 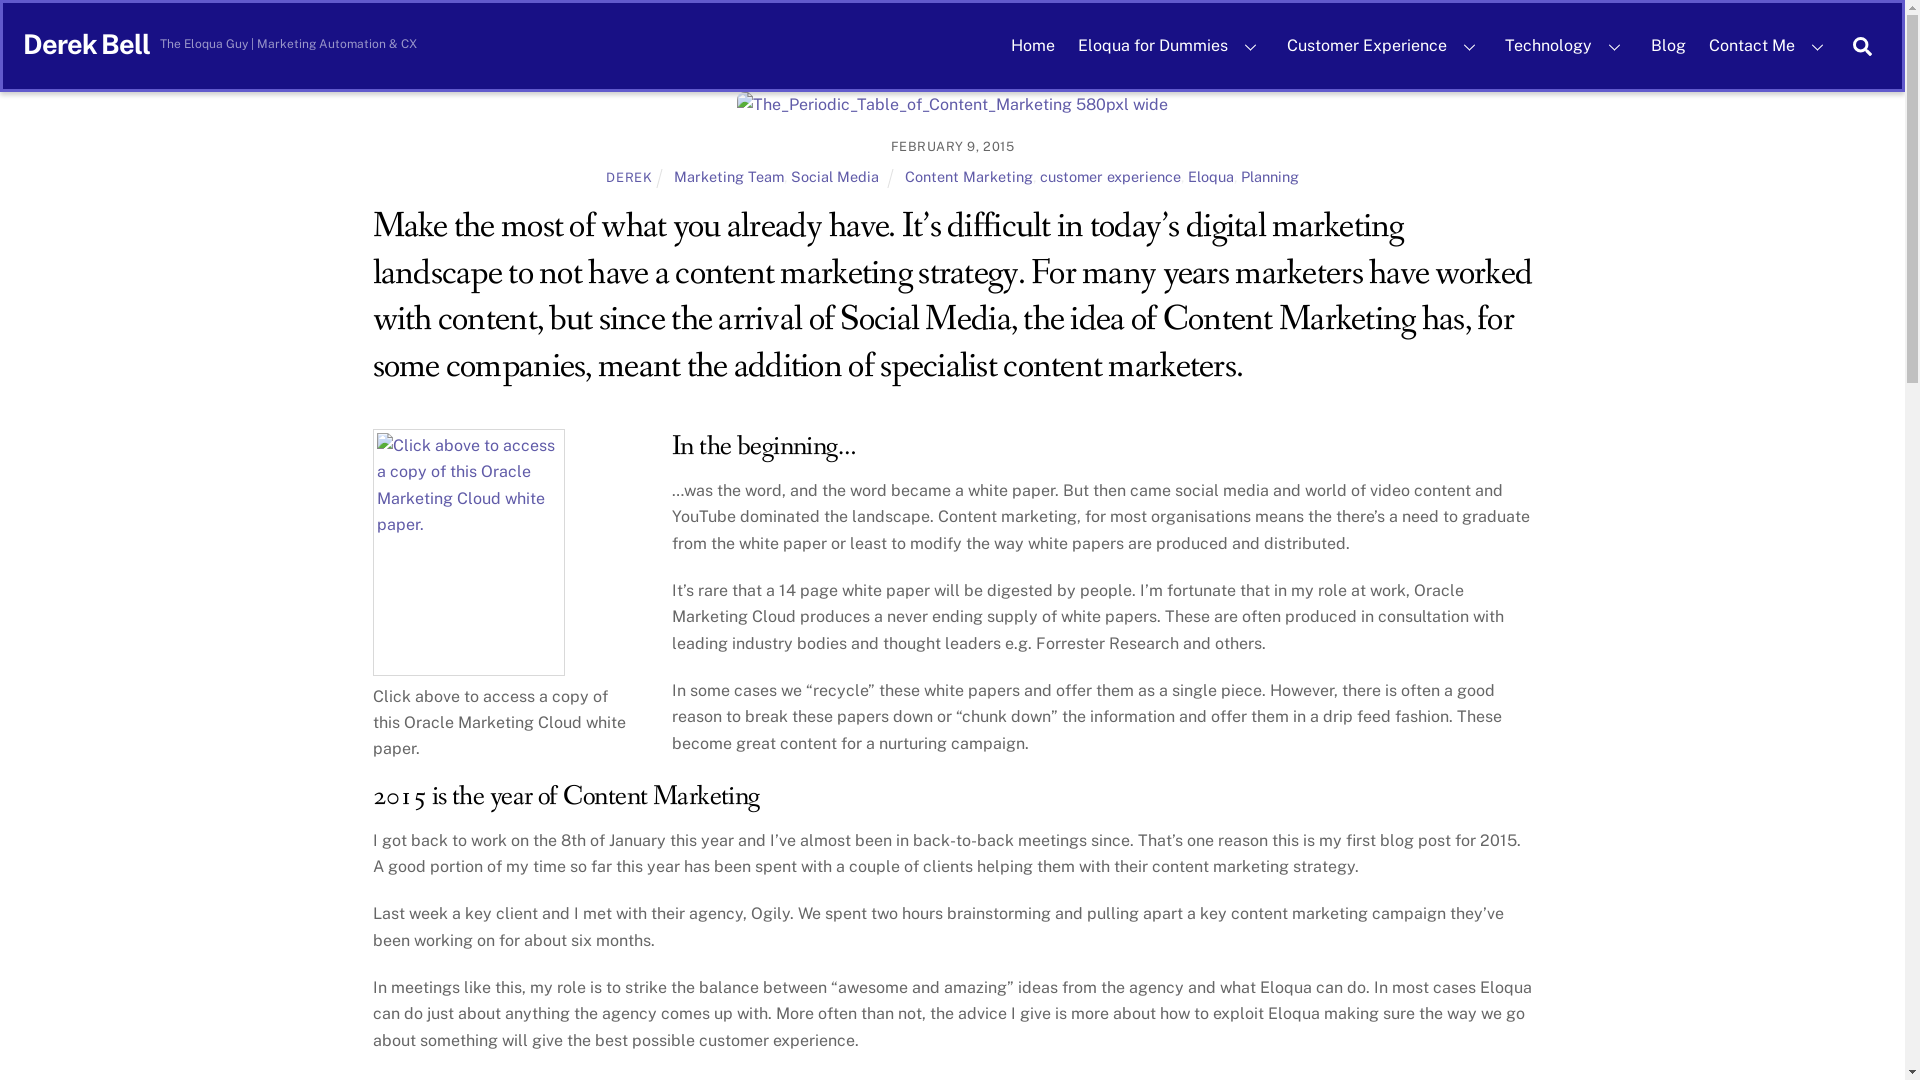 What do you see at coordinates (1769, 45) in the screenshot?
I see `'Contact Me'` at bounding box center [1769, 45].